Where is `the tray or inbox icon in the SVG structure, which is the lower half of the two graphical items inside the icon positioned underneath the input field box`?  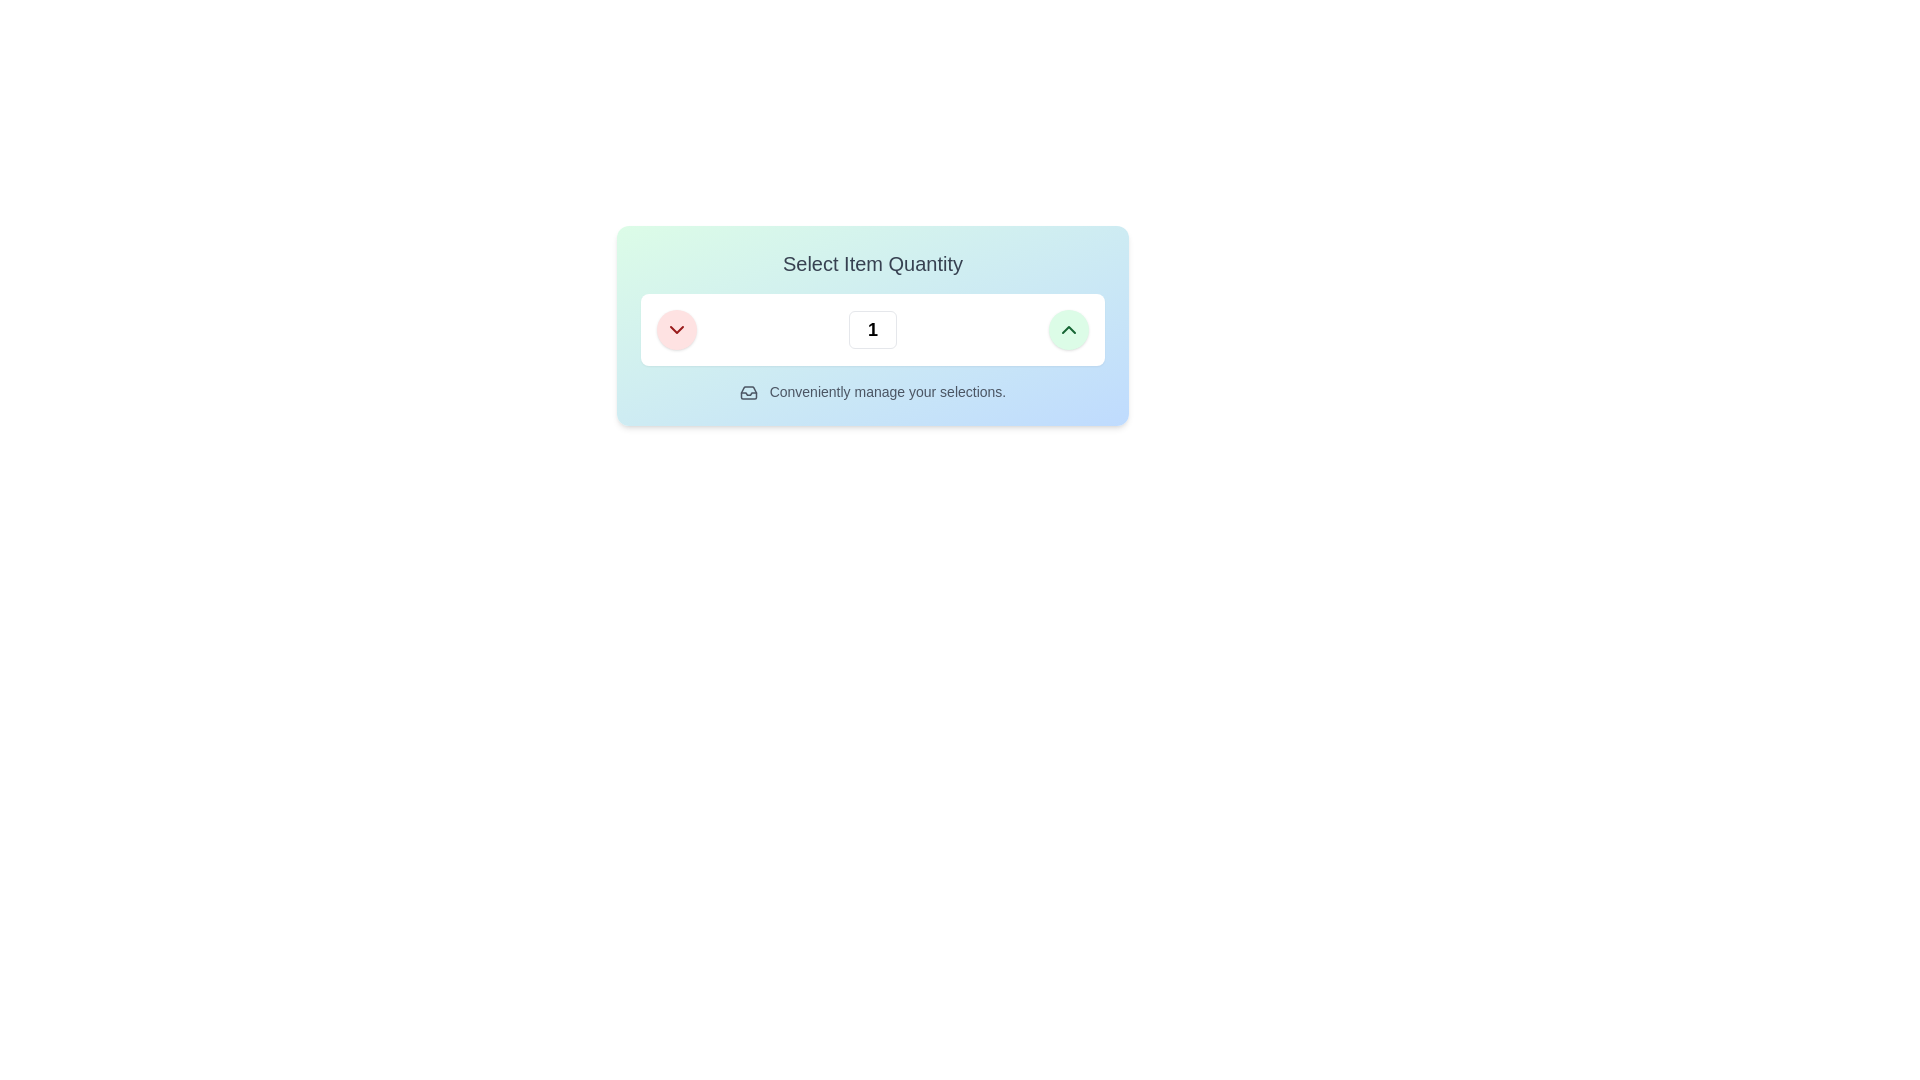 the tray or inbox icon in the SVG structure, which is the lower half of the two graphical items inside the icon positioned underneath the input field box is located at coordinates (747, 393).